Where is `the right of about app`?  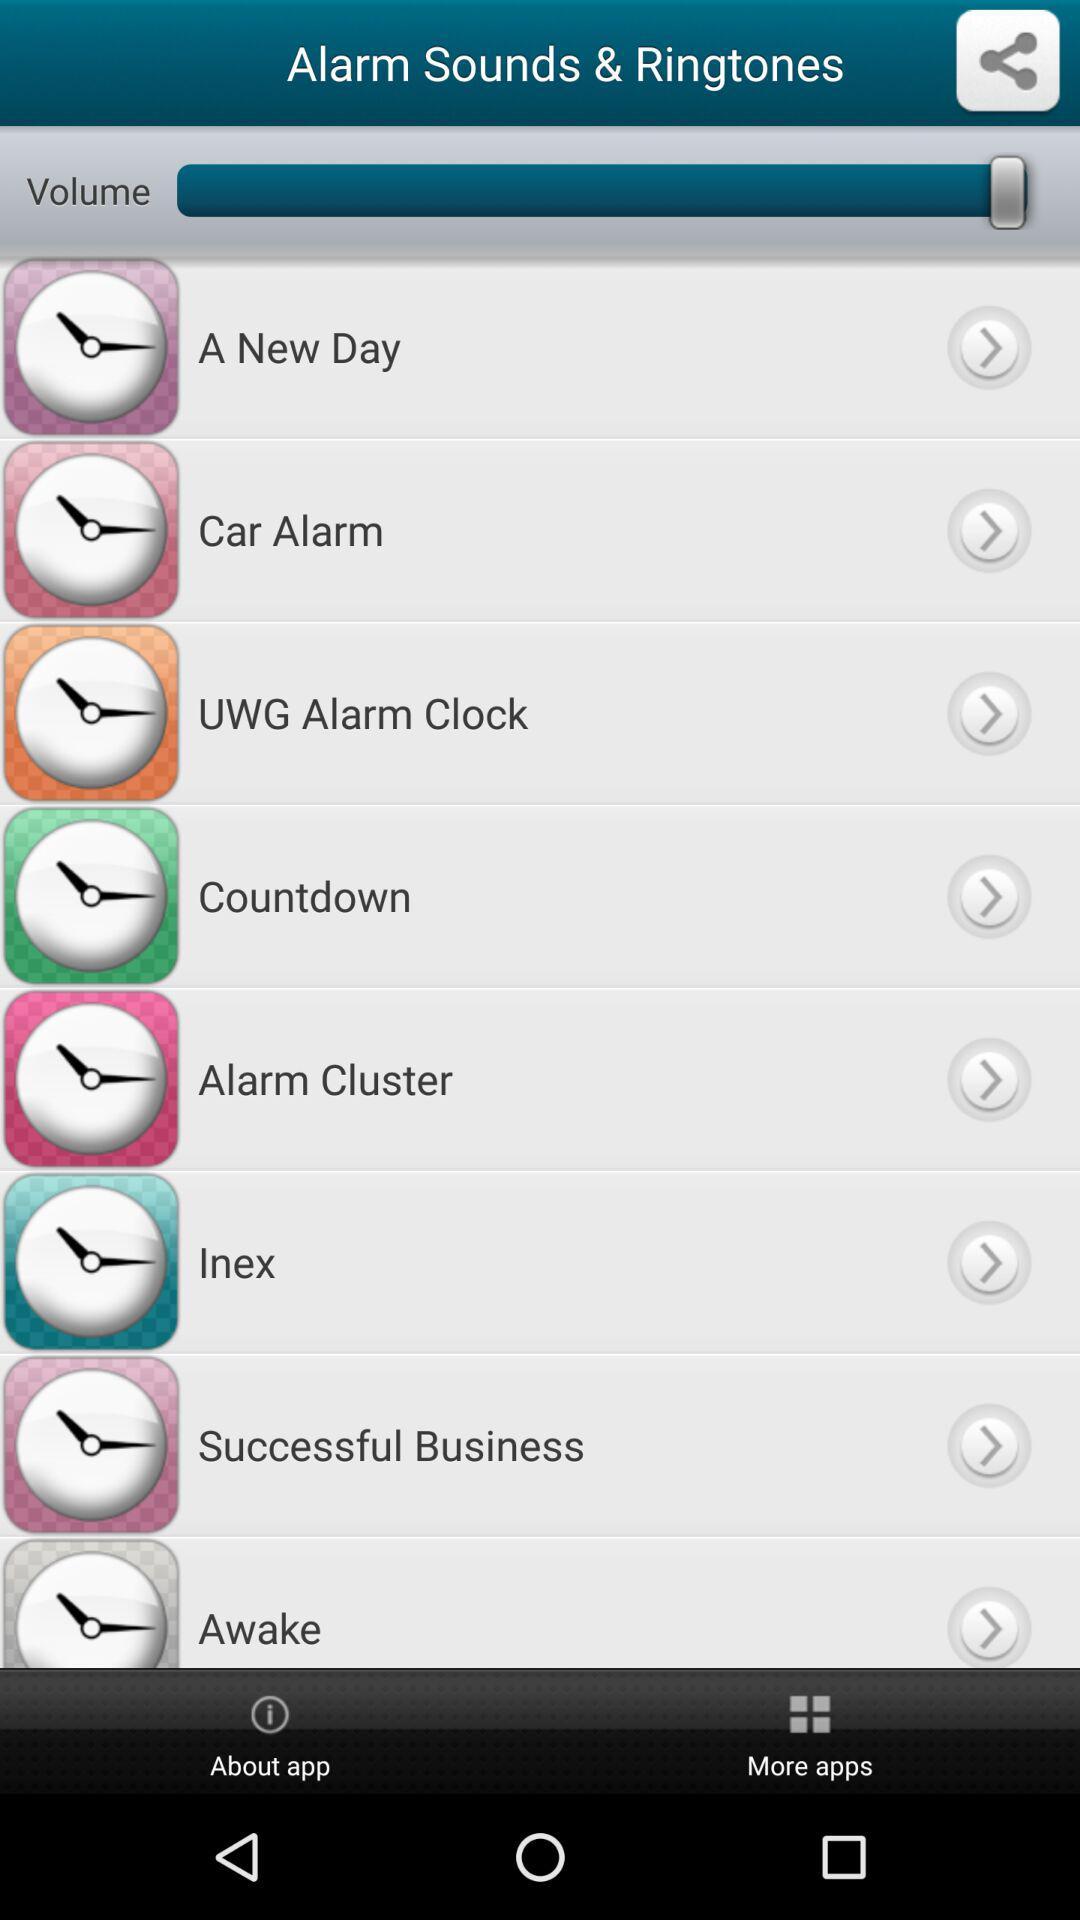
the right of about app is located at coordinates (810, 1732).